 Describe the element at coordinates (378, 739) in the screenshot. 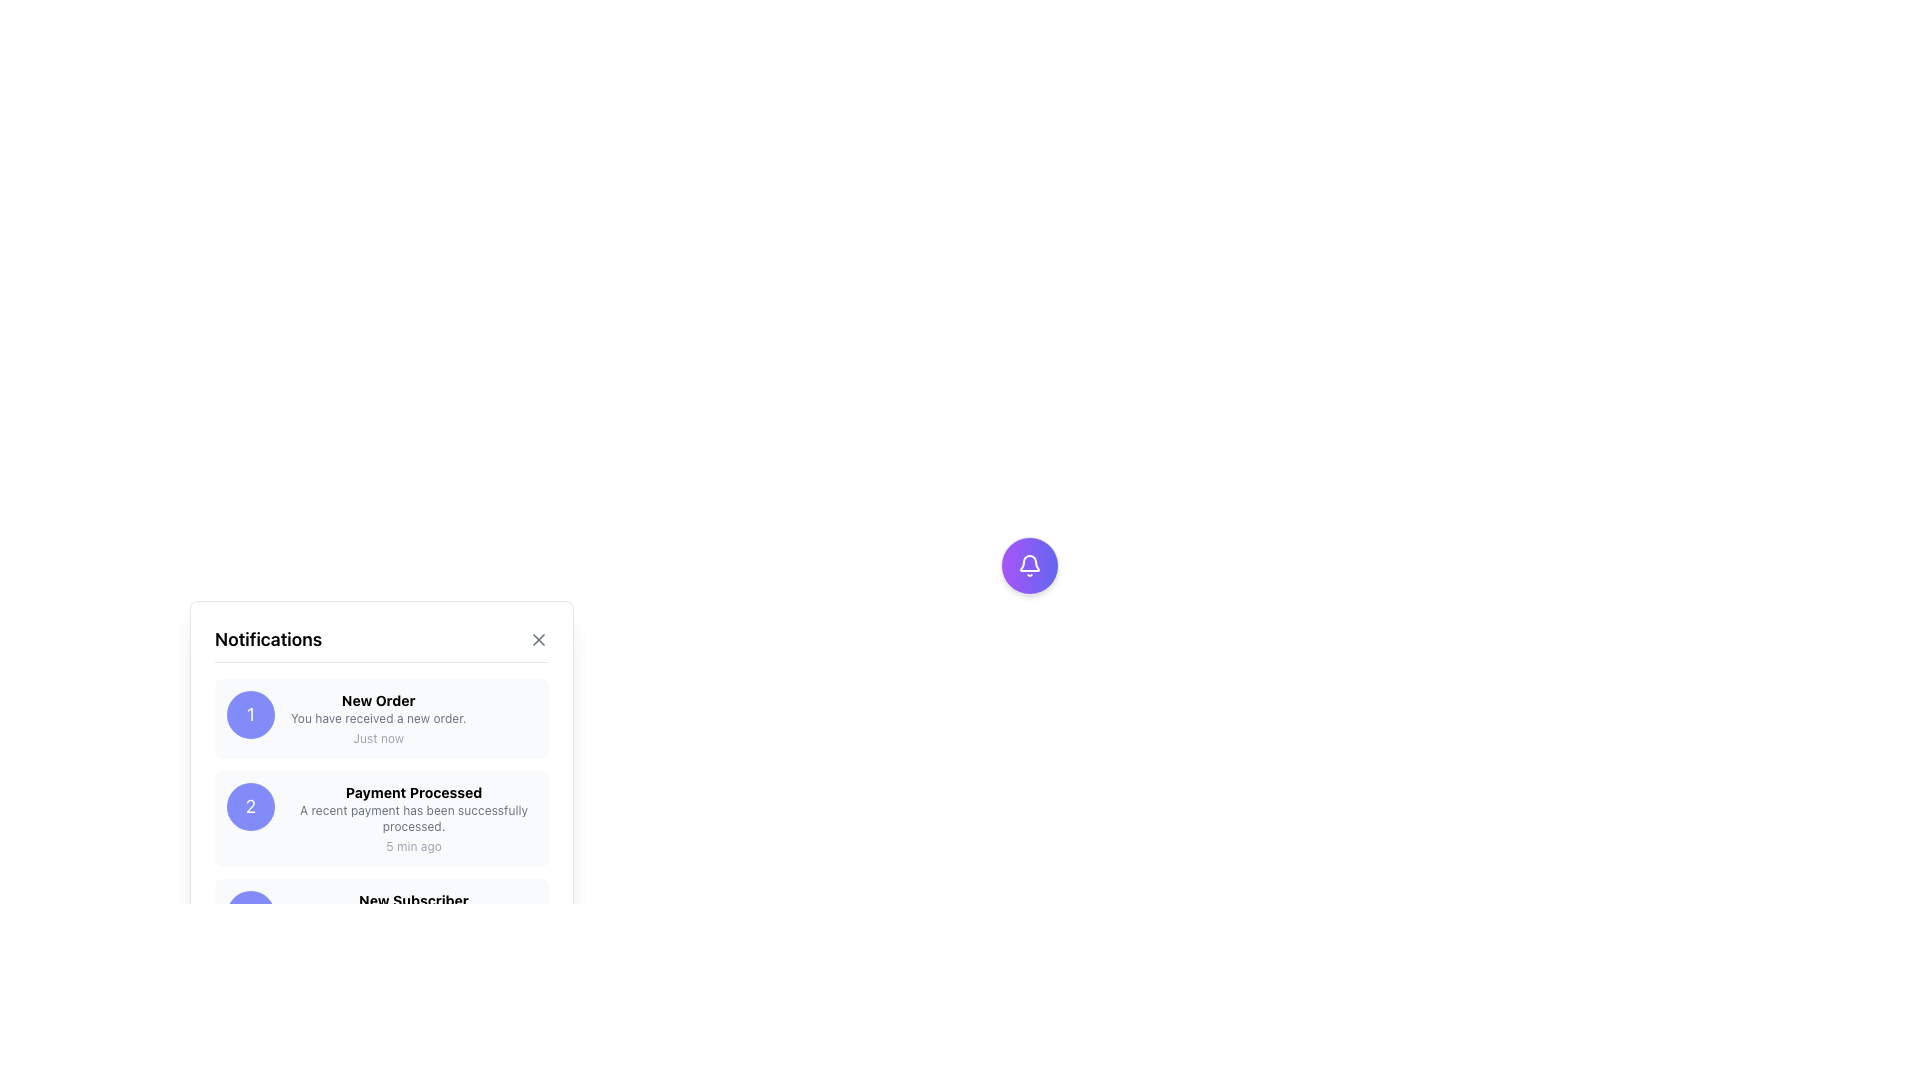

I see `timestamp text label indicating the recency of the associated notification located beneath the description 'You have received a new order.'` at that location.